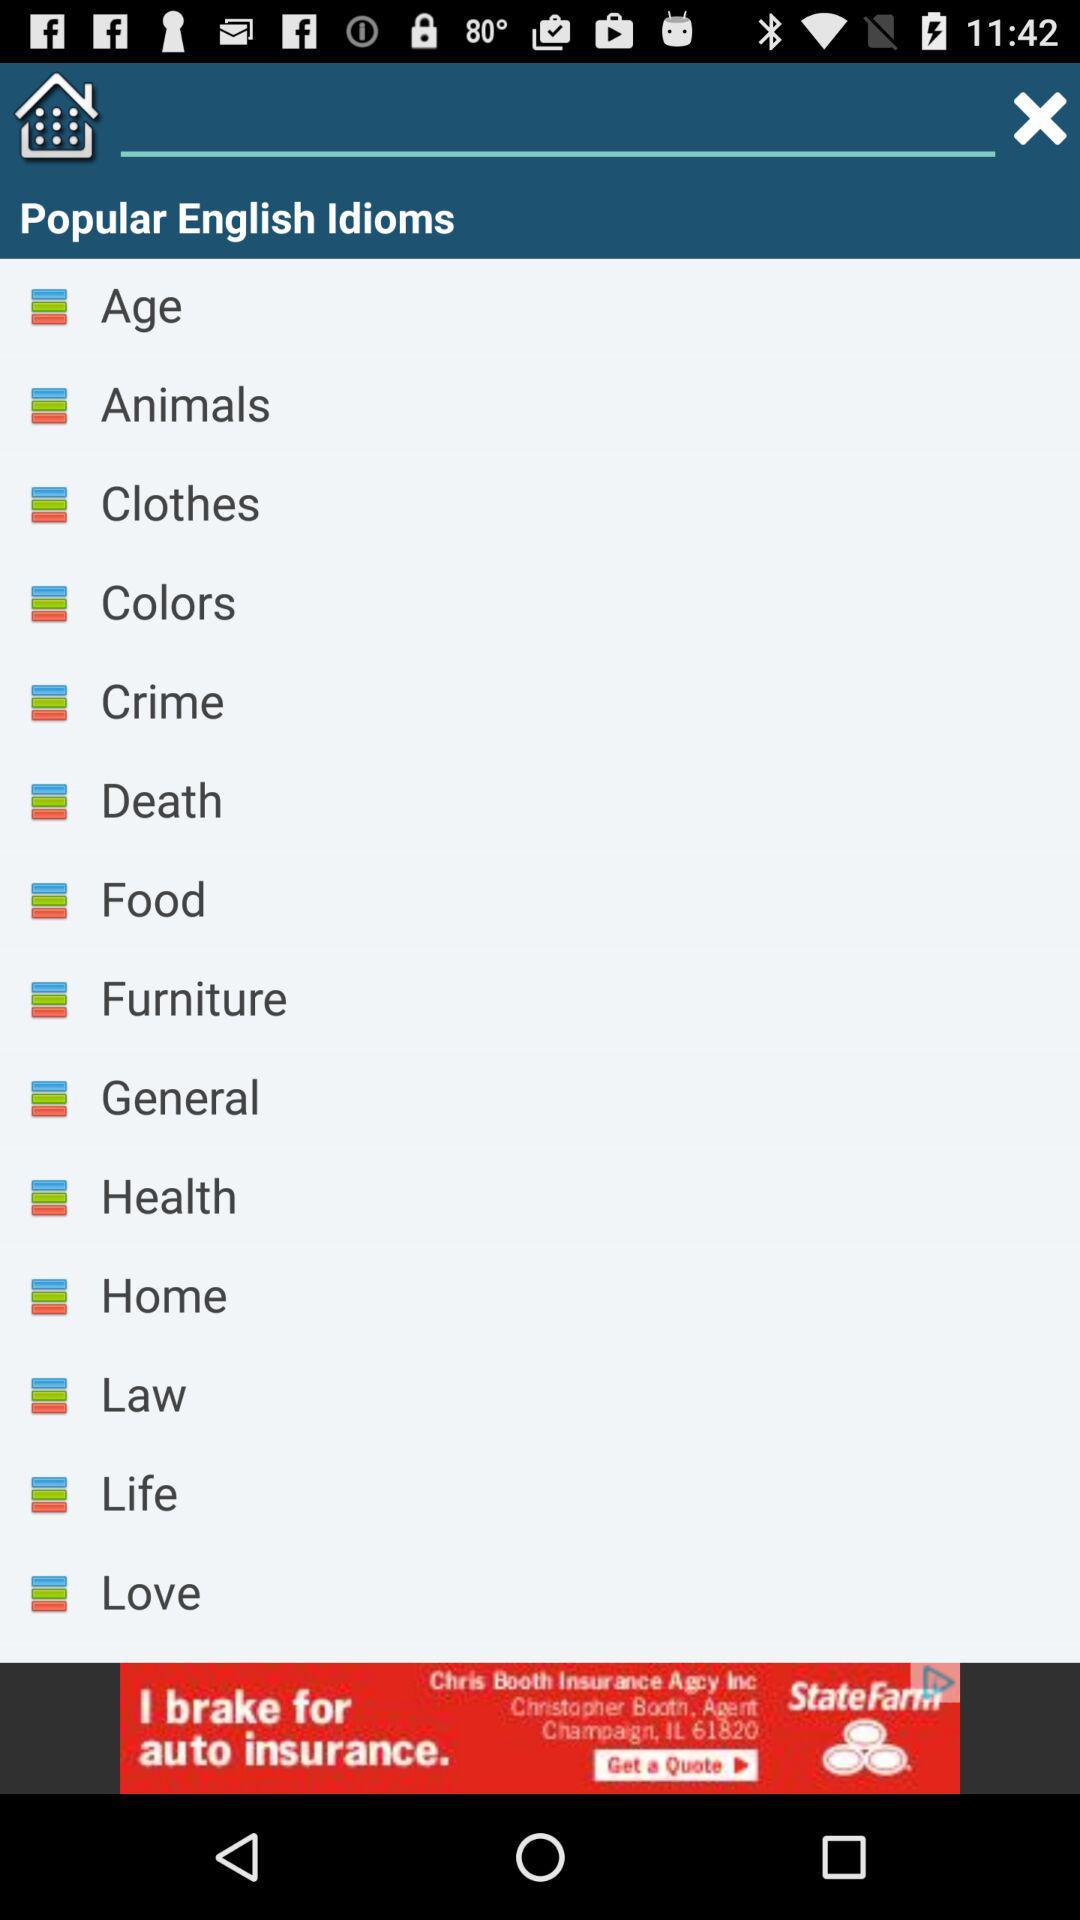 Image resolution: width=1080 pixels, height=1920 pixels. I want to click on icon which is before animals, so click(48, 406).